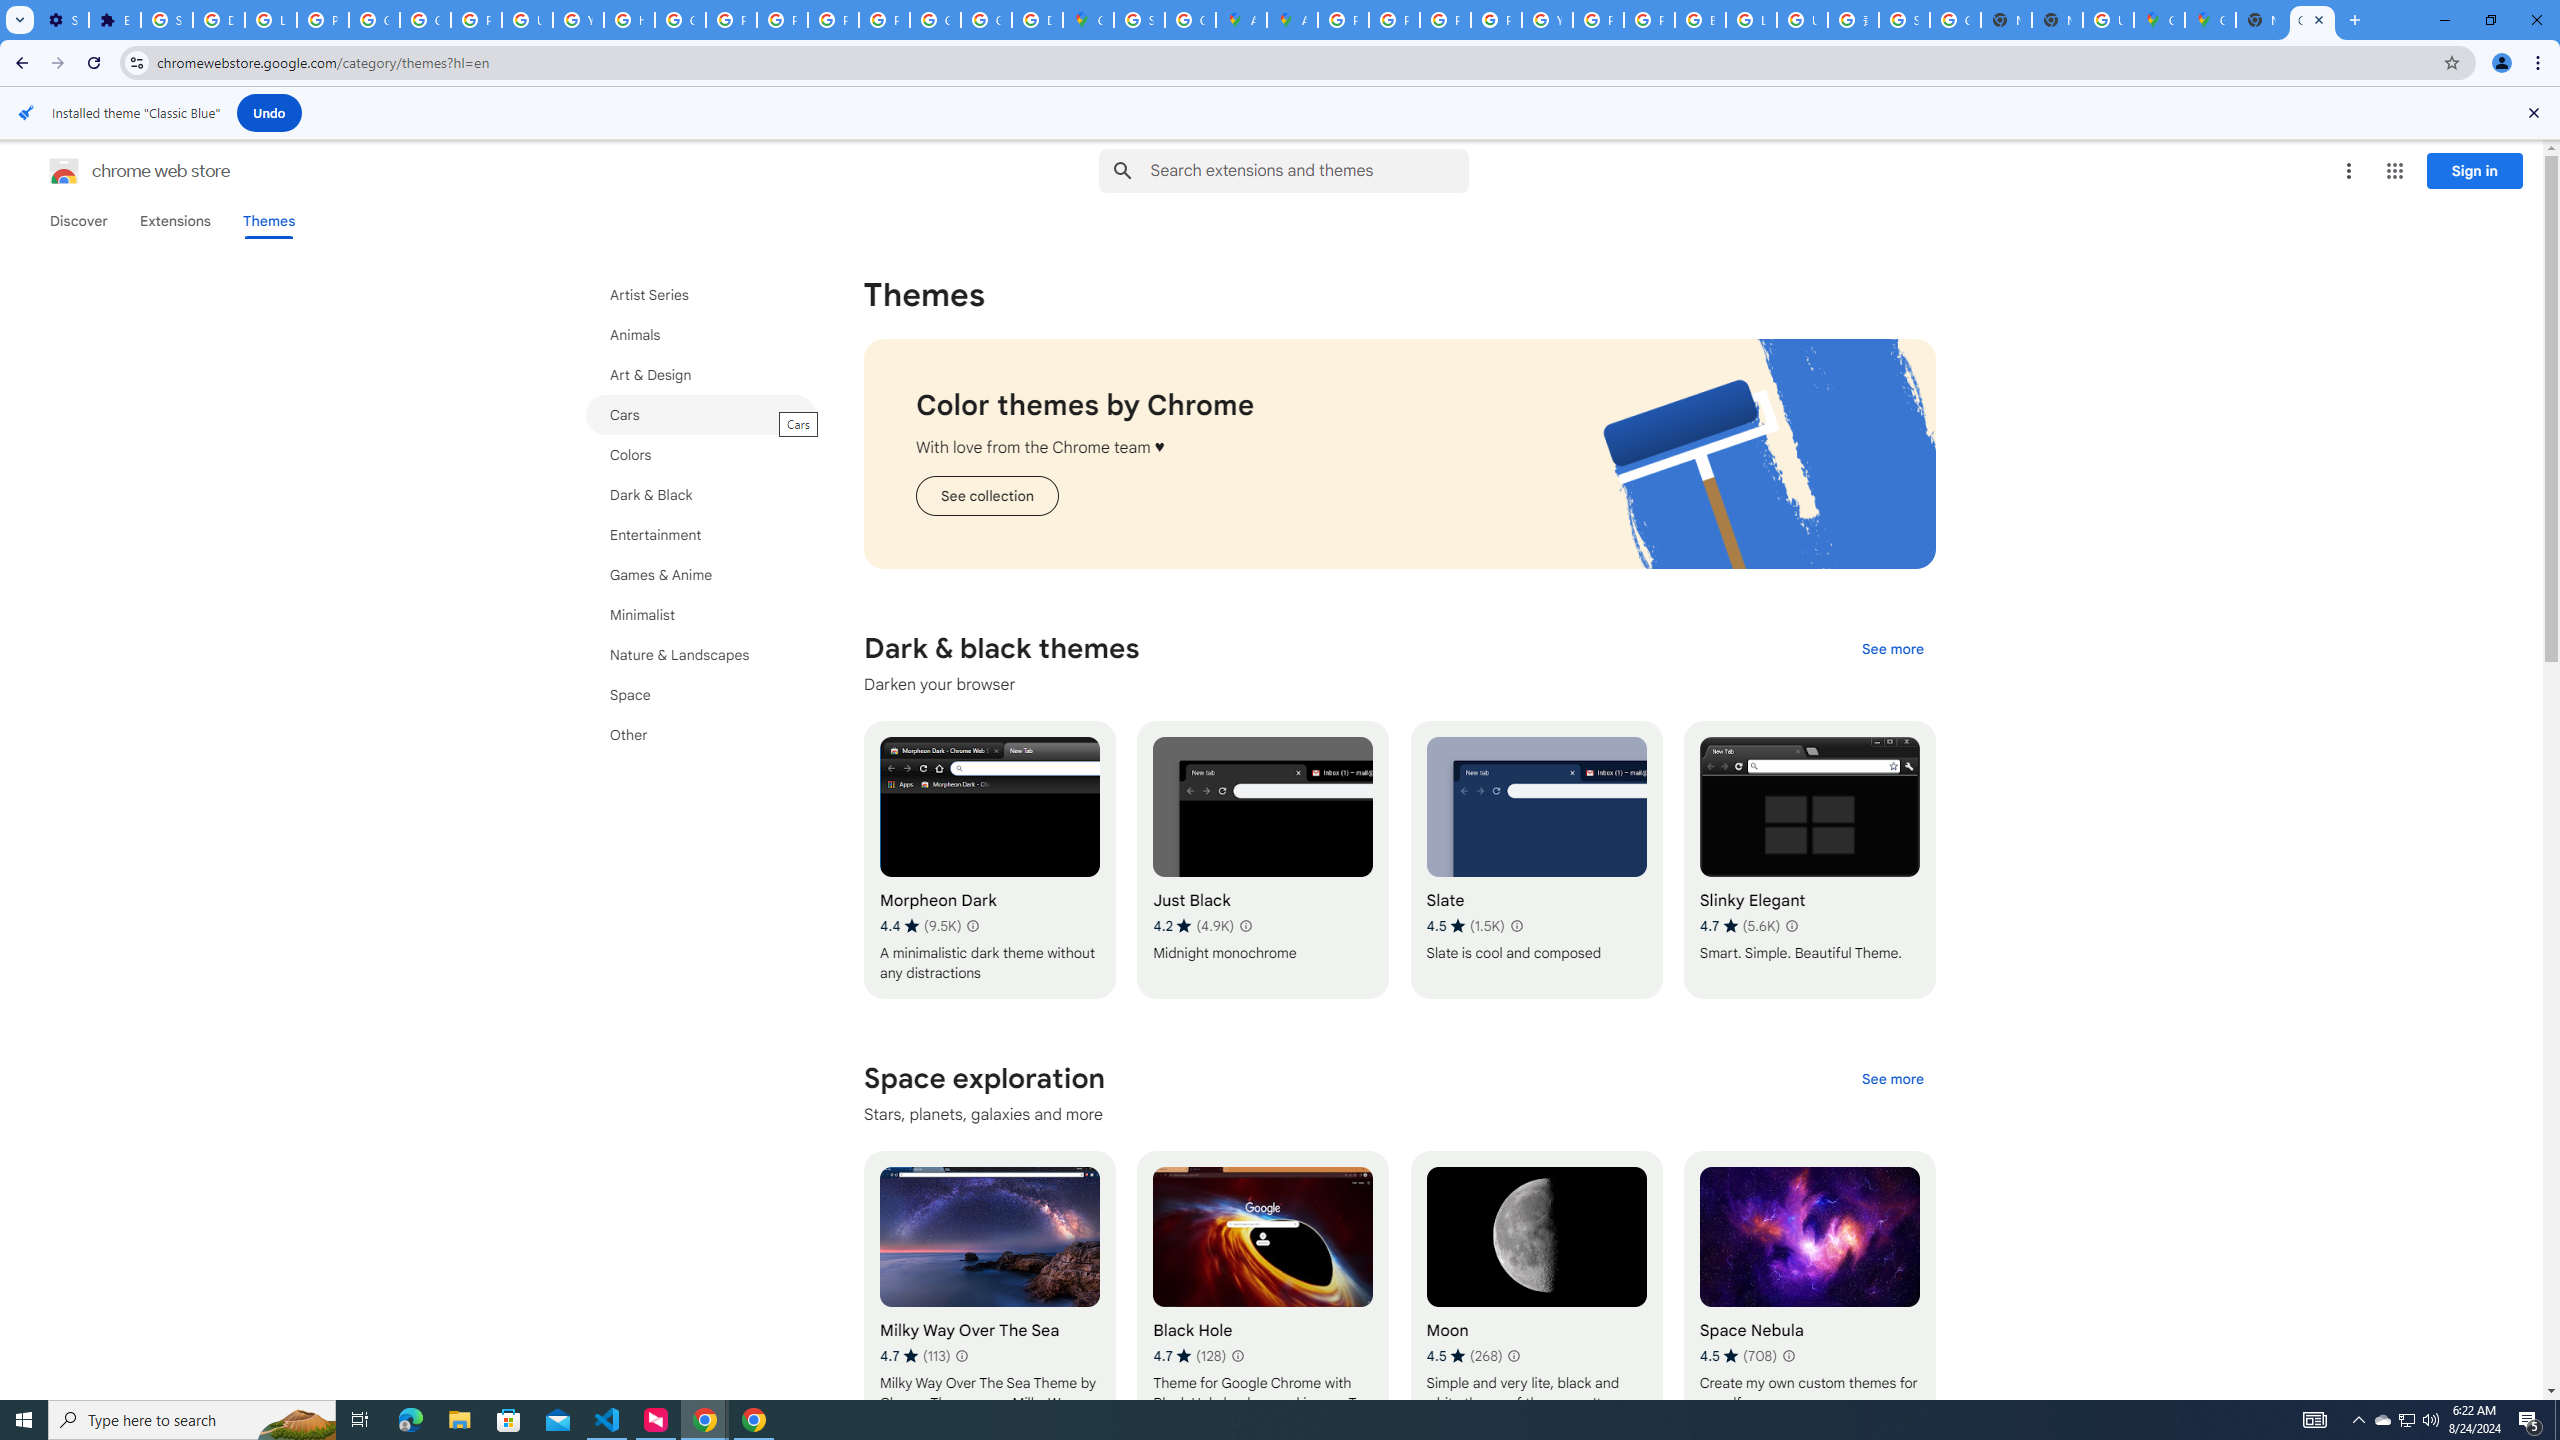  What do you see at coordinates (1787, 1355) in the screenshot?
I see `'Learn more about results and reviews "Space Nebula"'` at bounding box center [1787, 1355].